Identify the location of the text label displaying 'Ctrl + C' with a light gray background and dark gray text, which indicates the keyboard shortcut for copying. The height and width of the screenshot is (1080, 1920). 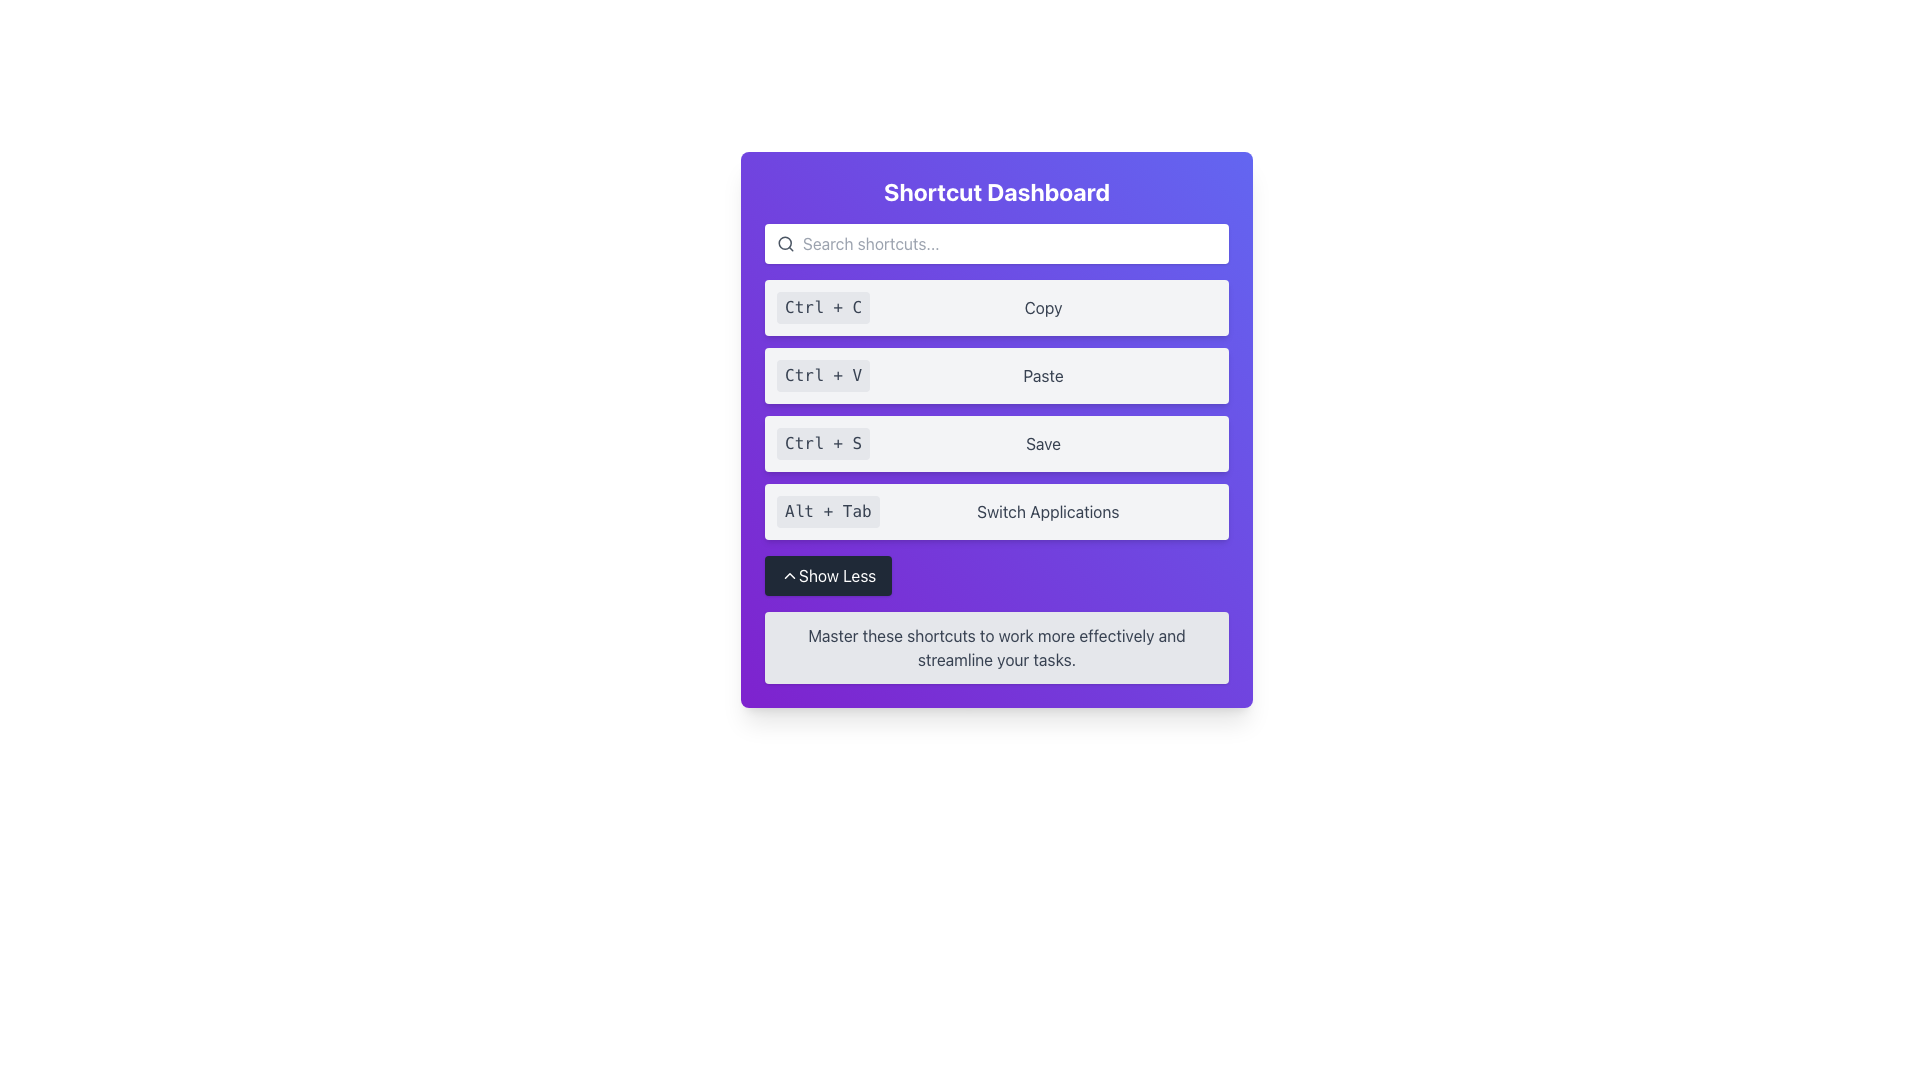
(823, 308).